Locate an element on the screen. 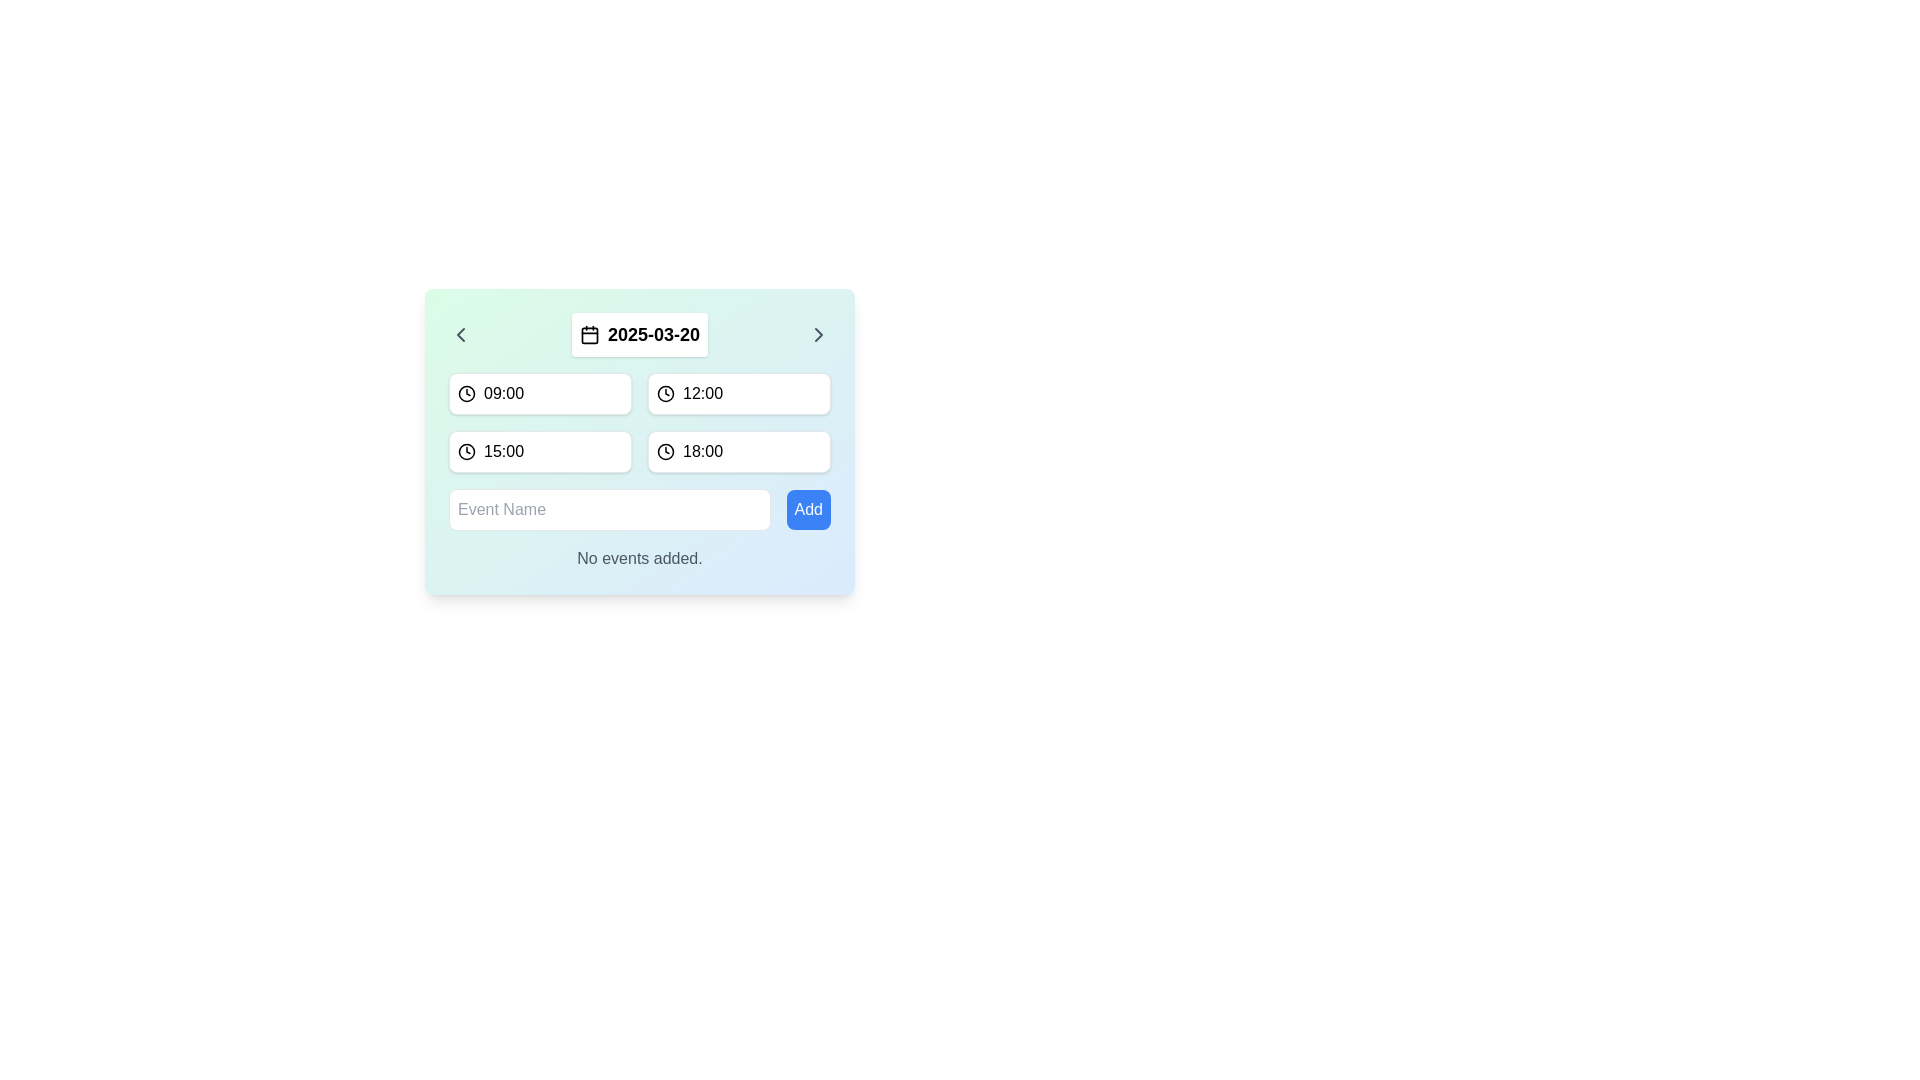 This screenshot has height=1080, width=1920. the right-facing chevron icon is located at coordinates (819, 334).